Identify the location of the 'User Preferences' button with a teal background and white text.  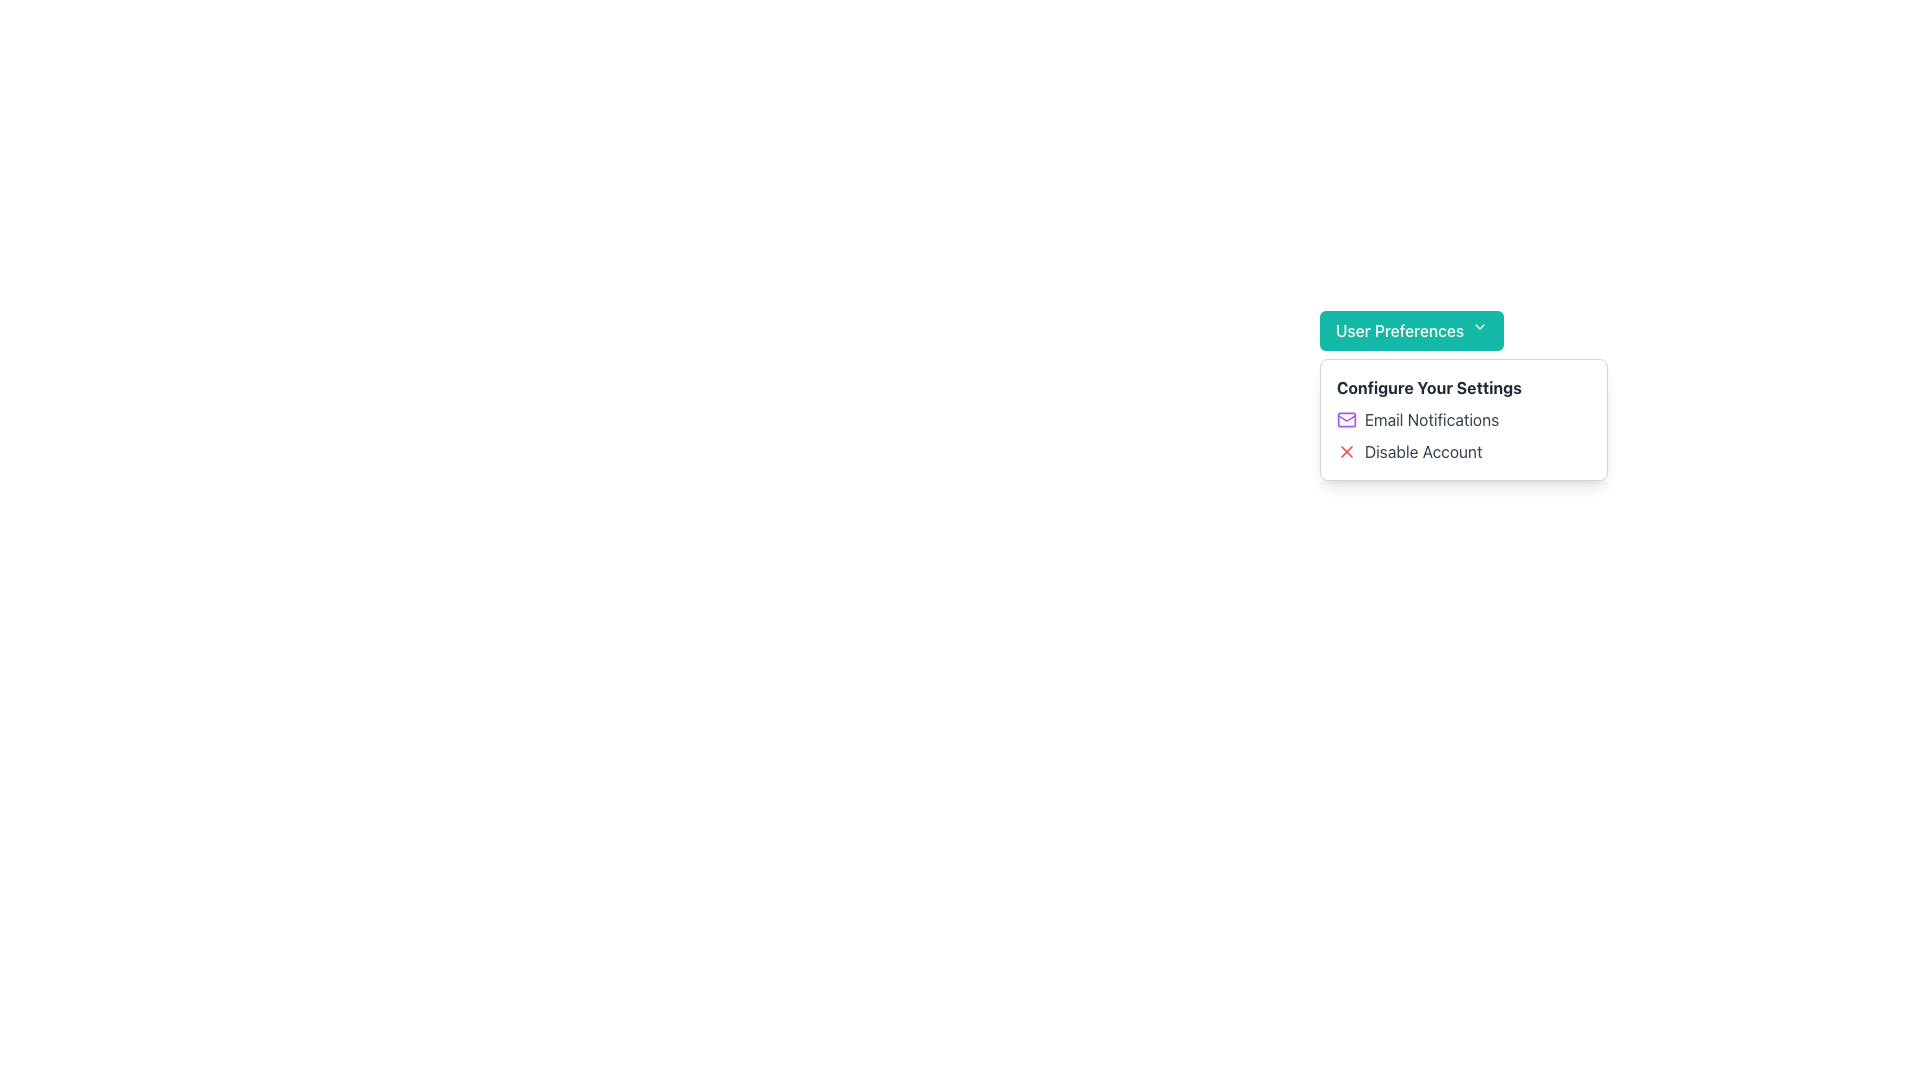
(1410, 330).